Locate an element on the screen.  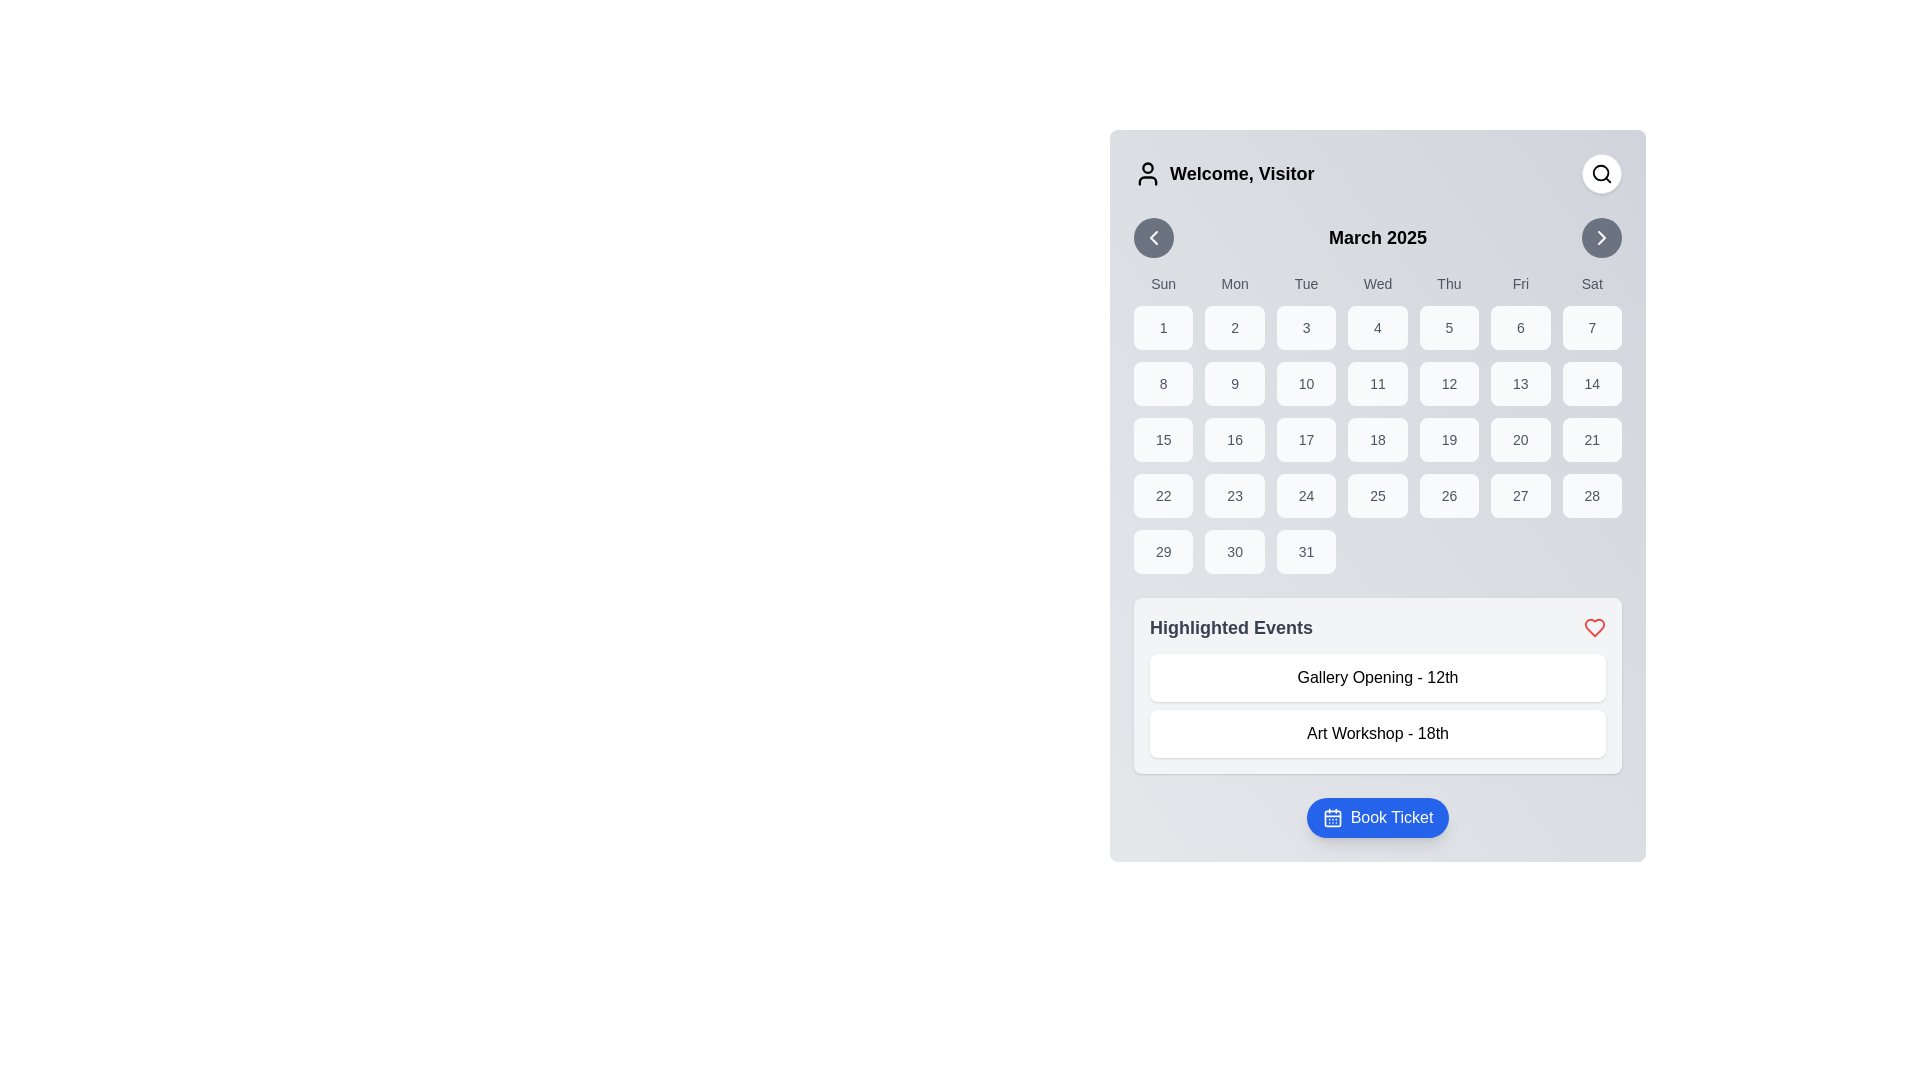
the Calendar day item representing Saturday the 14th is located at coordinates (1591, 384).